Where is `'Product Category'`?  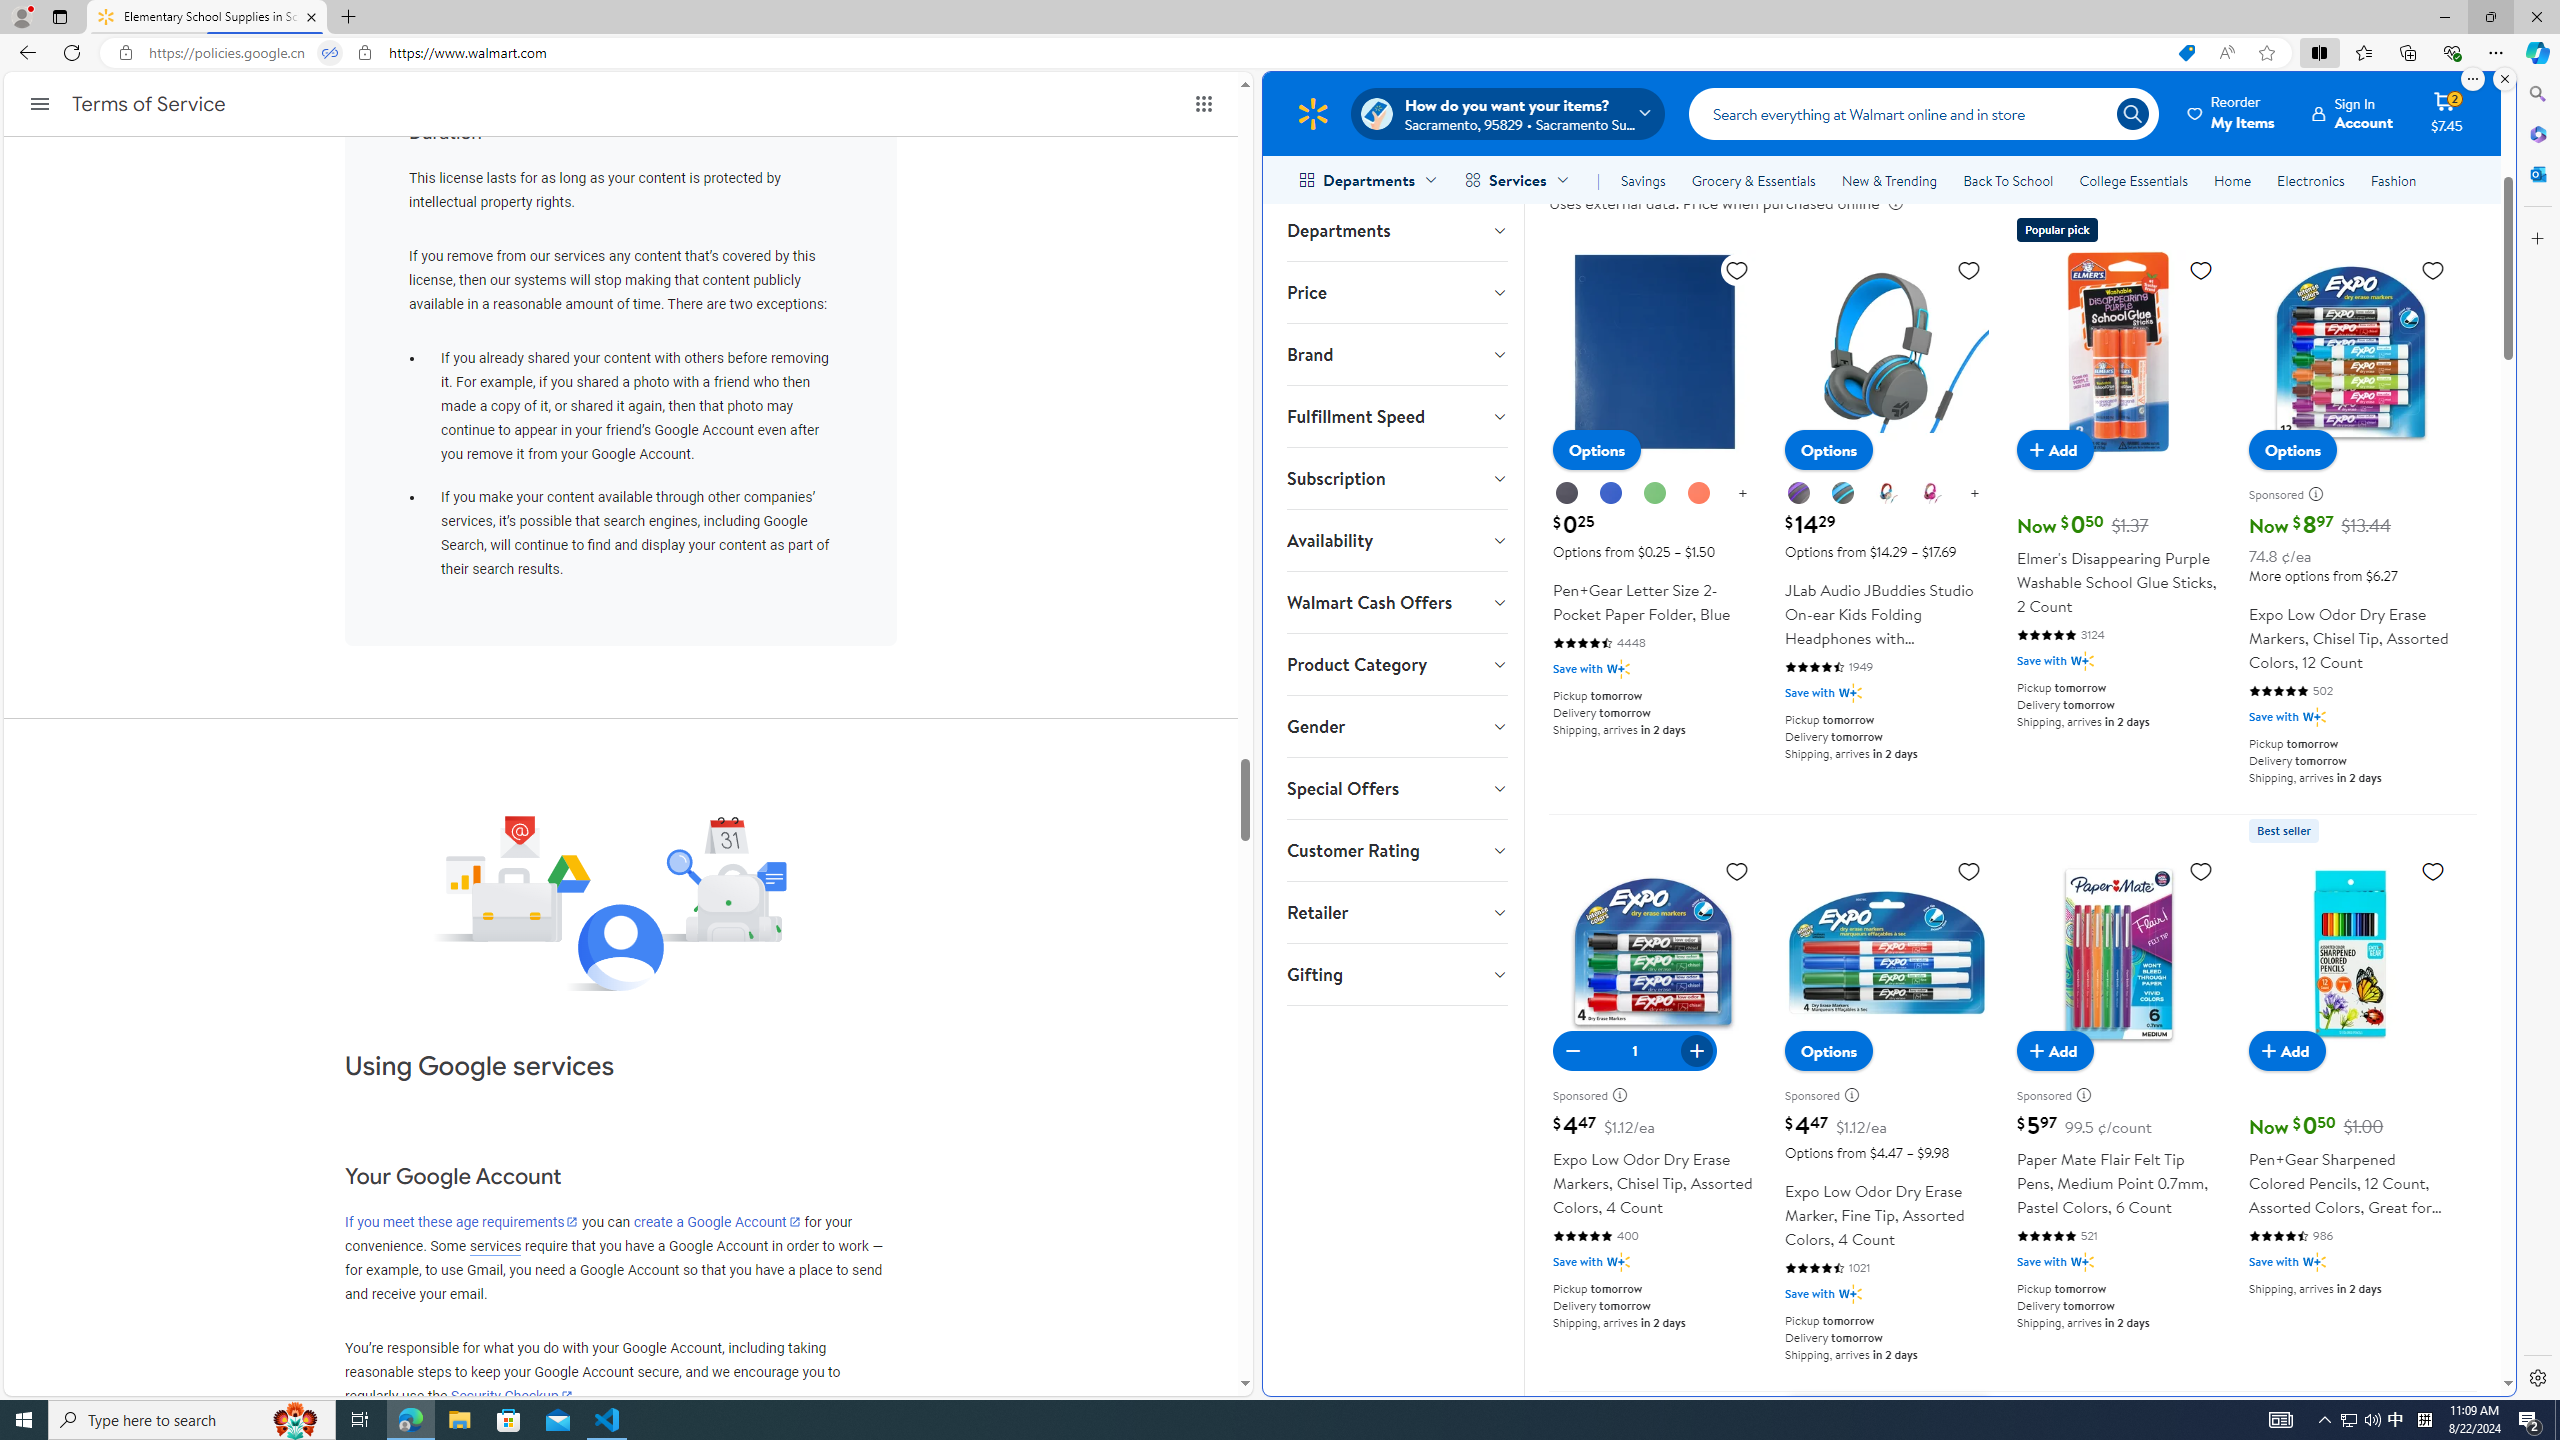
'Product Category' is located at coordinates (1395, 663).